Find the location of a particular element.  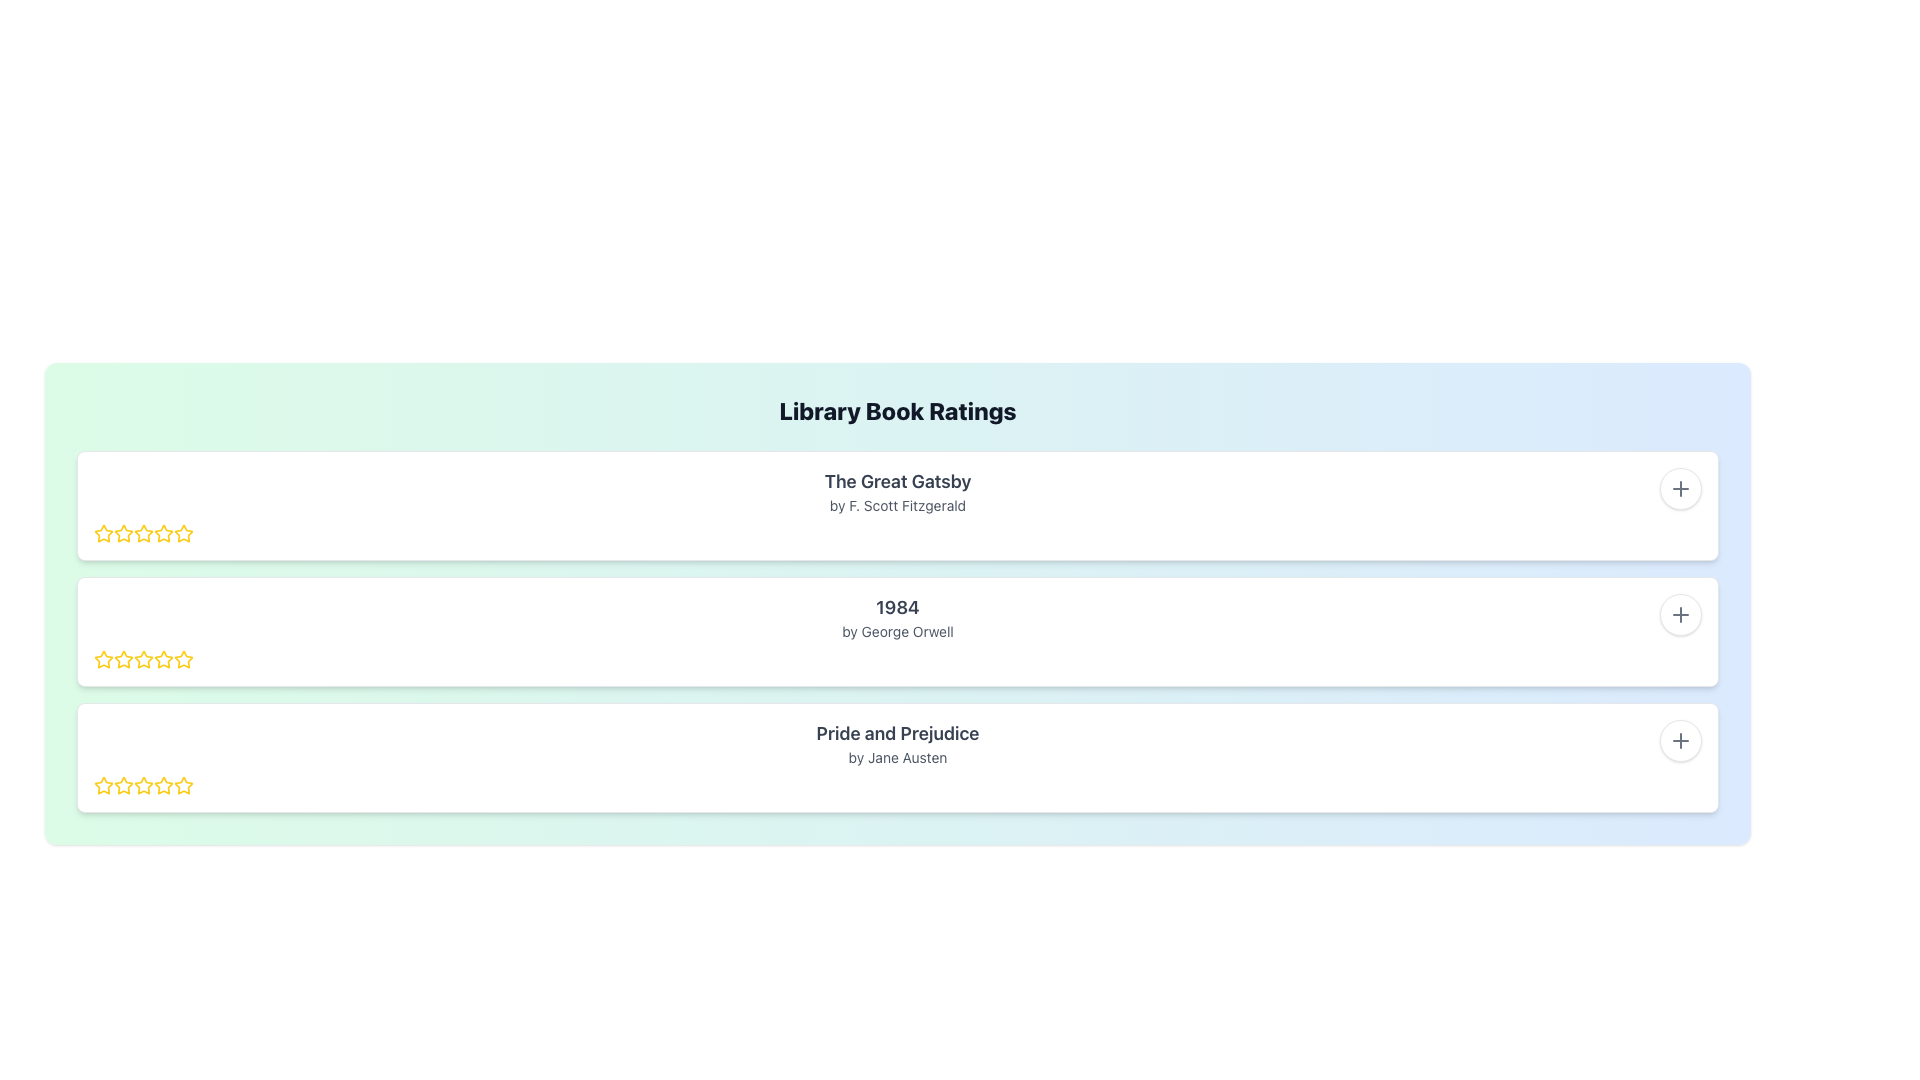

the yellow outlined star icon, which is the last in the series of five stars in the 'Library Book Ratings' section for 'The Great Gatsby' is located at coordinates (183, 532).